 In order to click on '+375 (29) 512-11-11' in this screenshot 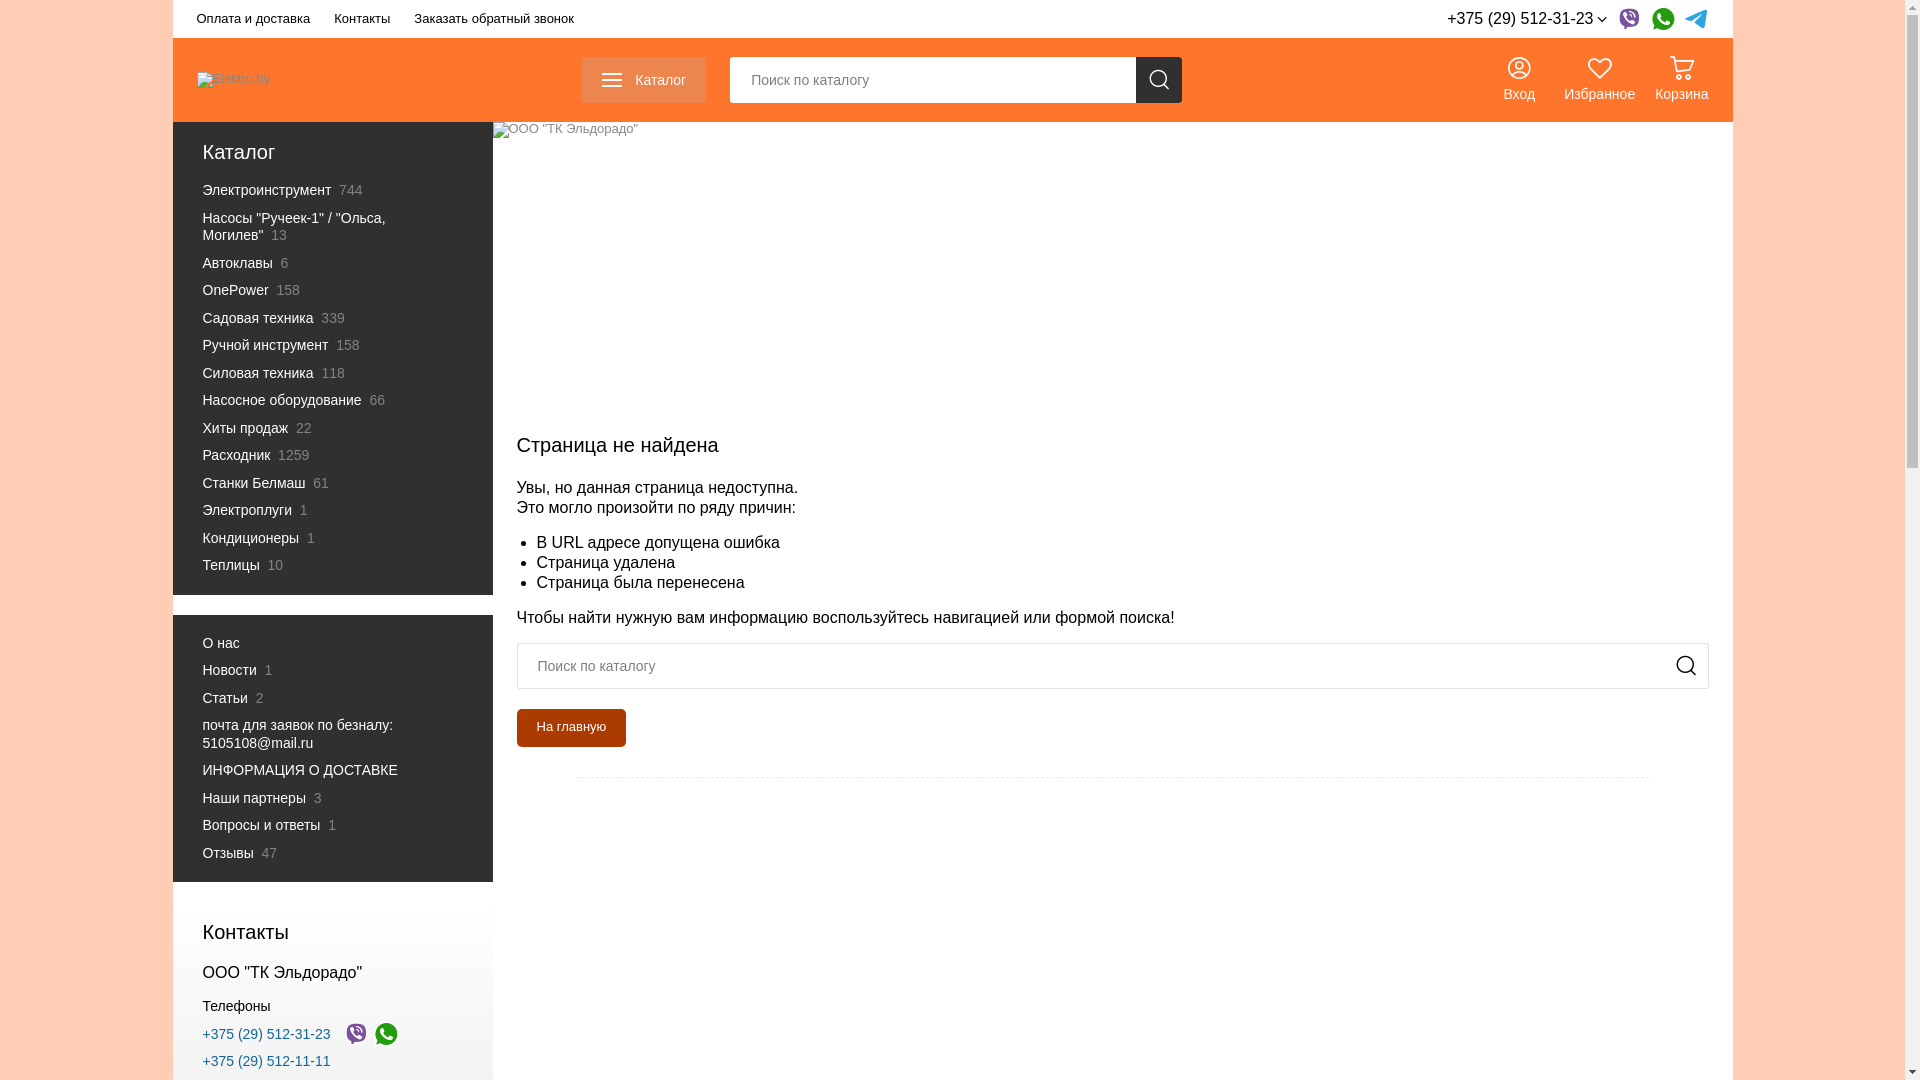, I will do `click(264, 1059)`.